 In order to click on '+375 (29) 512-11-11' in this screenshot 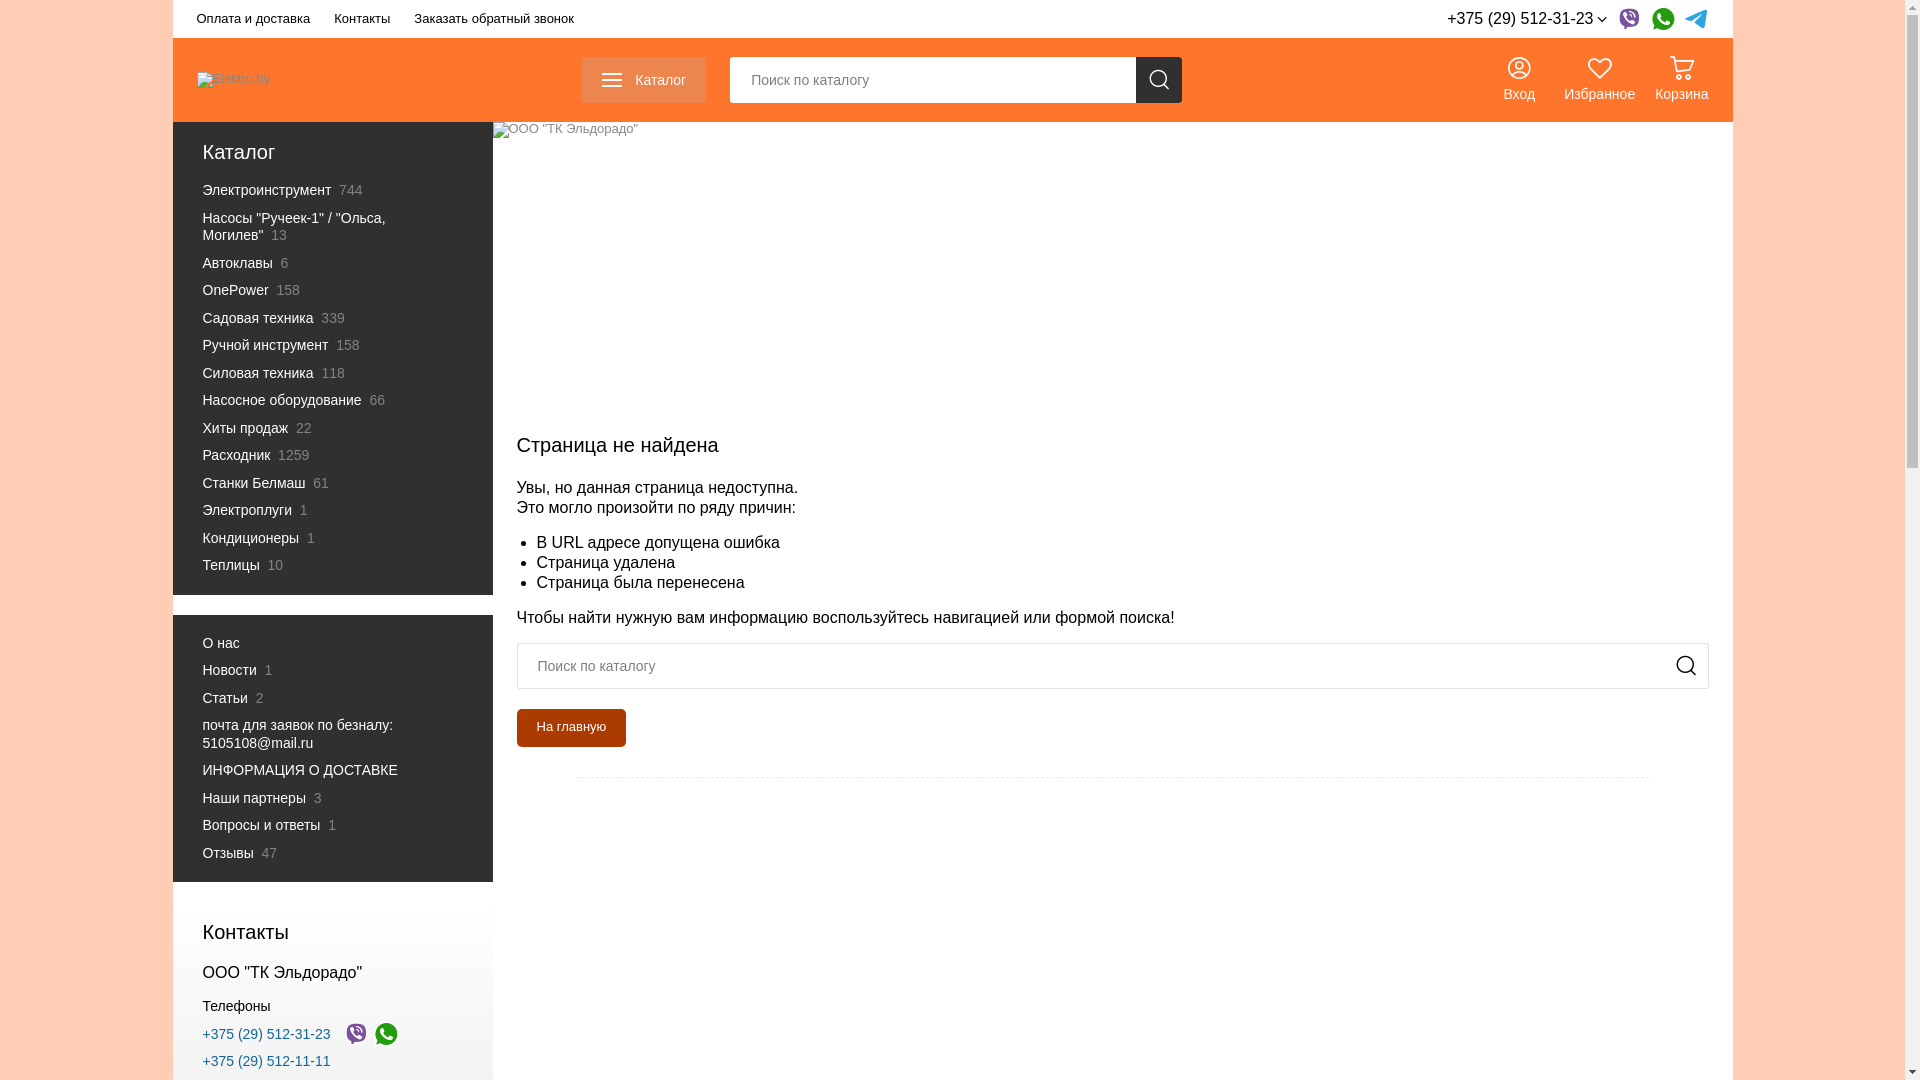, I will do `click(264, 1059)`.